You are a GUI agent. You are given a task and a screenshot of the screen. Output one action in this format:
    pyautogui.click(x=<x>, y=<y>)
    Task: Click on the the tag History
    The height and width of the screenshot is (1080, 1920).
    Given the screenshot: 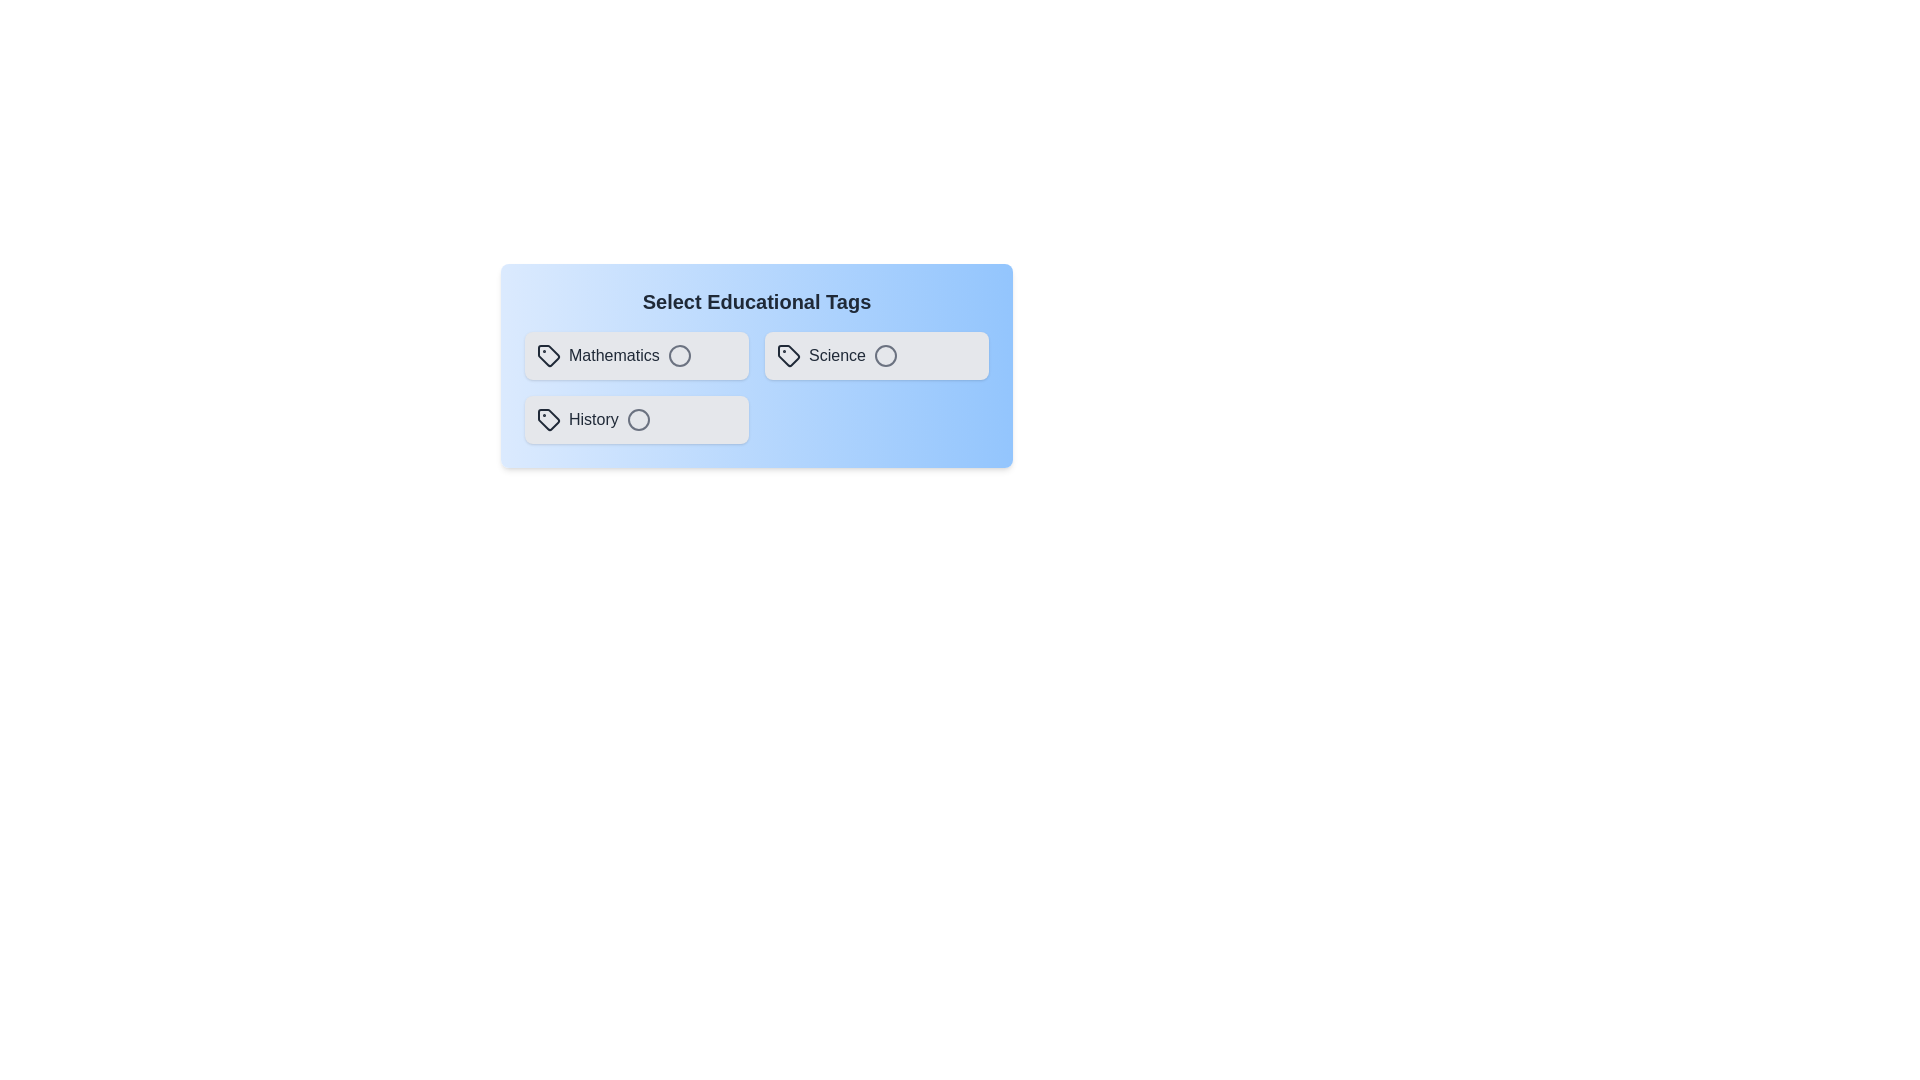 What is the action you would take?
    pyautogui.click(x=636, y=419)
    